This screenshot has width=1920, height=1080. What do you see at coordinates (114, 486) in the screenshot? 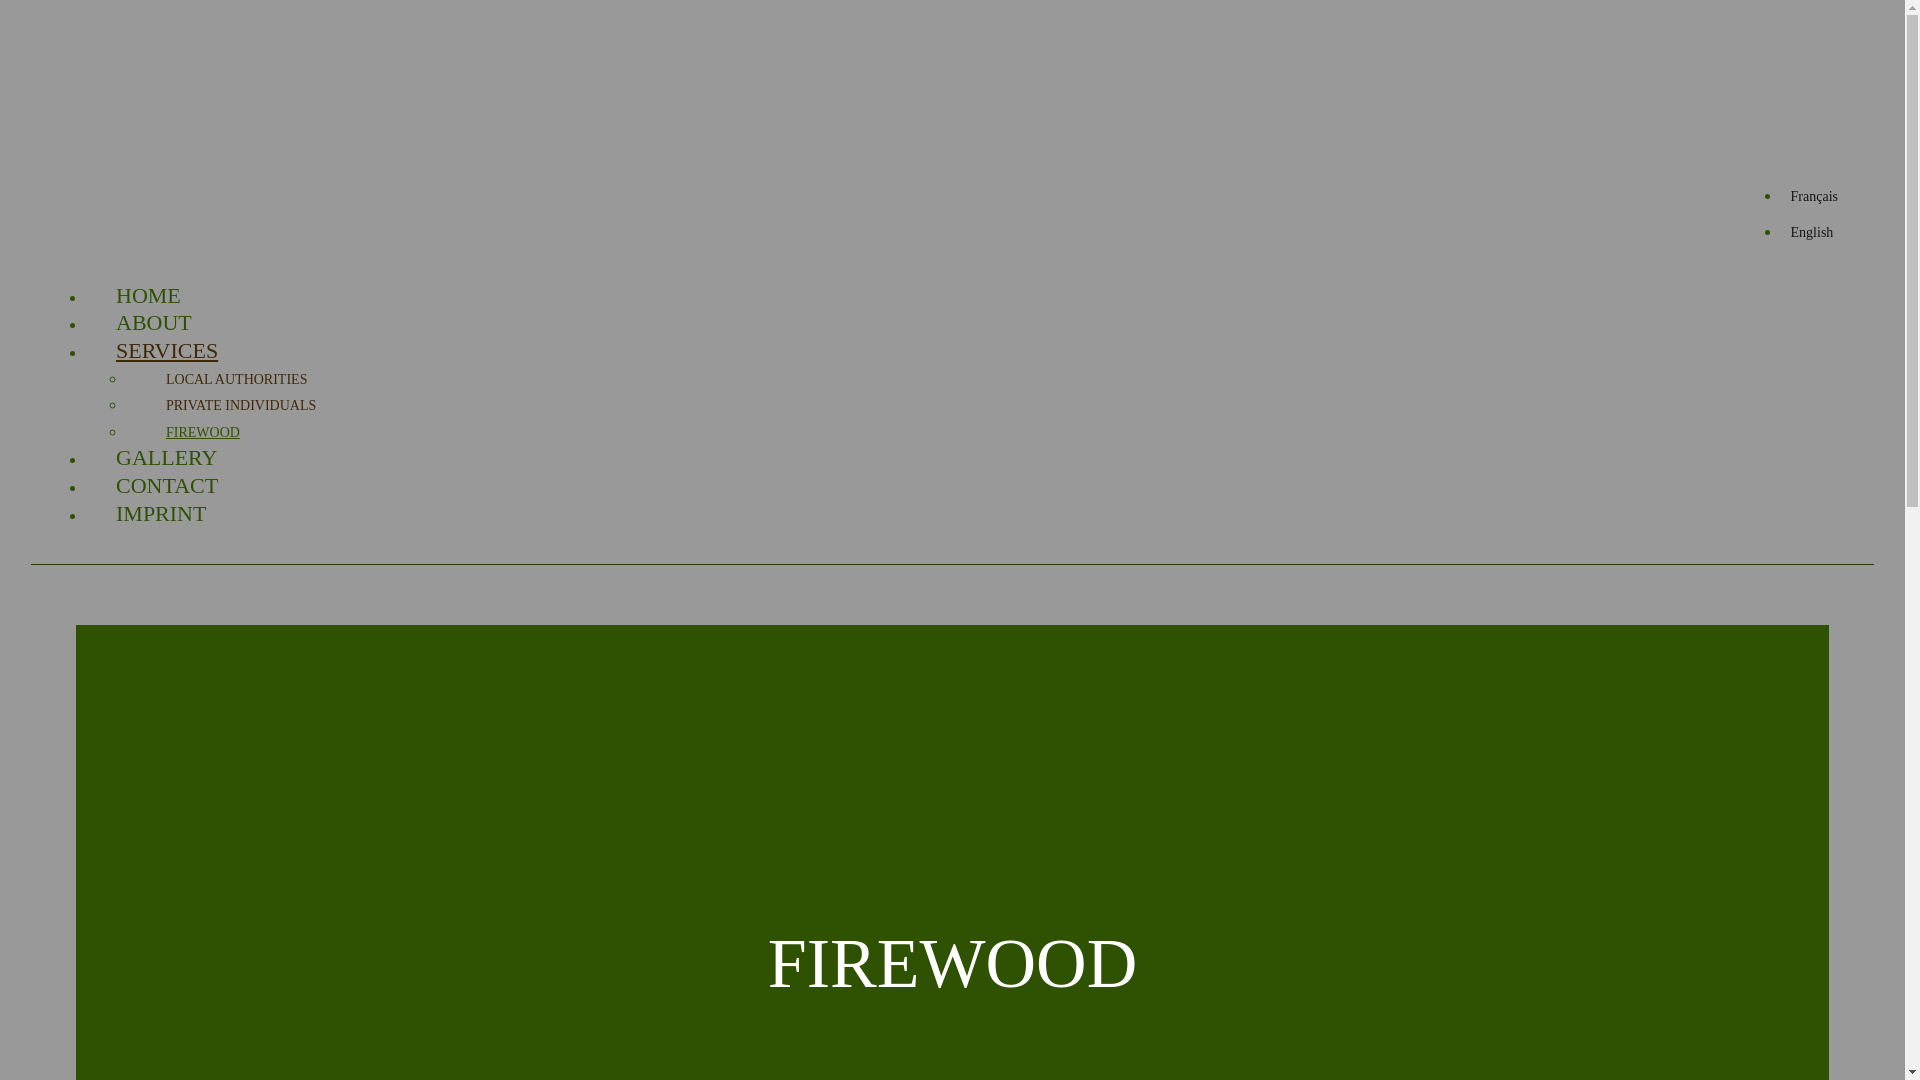
I see `'CONTACT'` at bounding box center [114, 486].